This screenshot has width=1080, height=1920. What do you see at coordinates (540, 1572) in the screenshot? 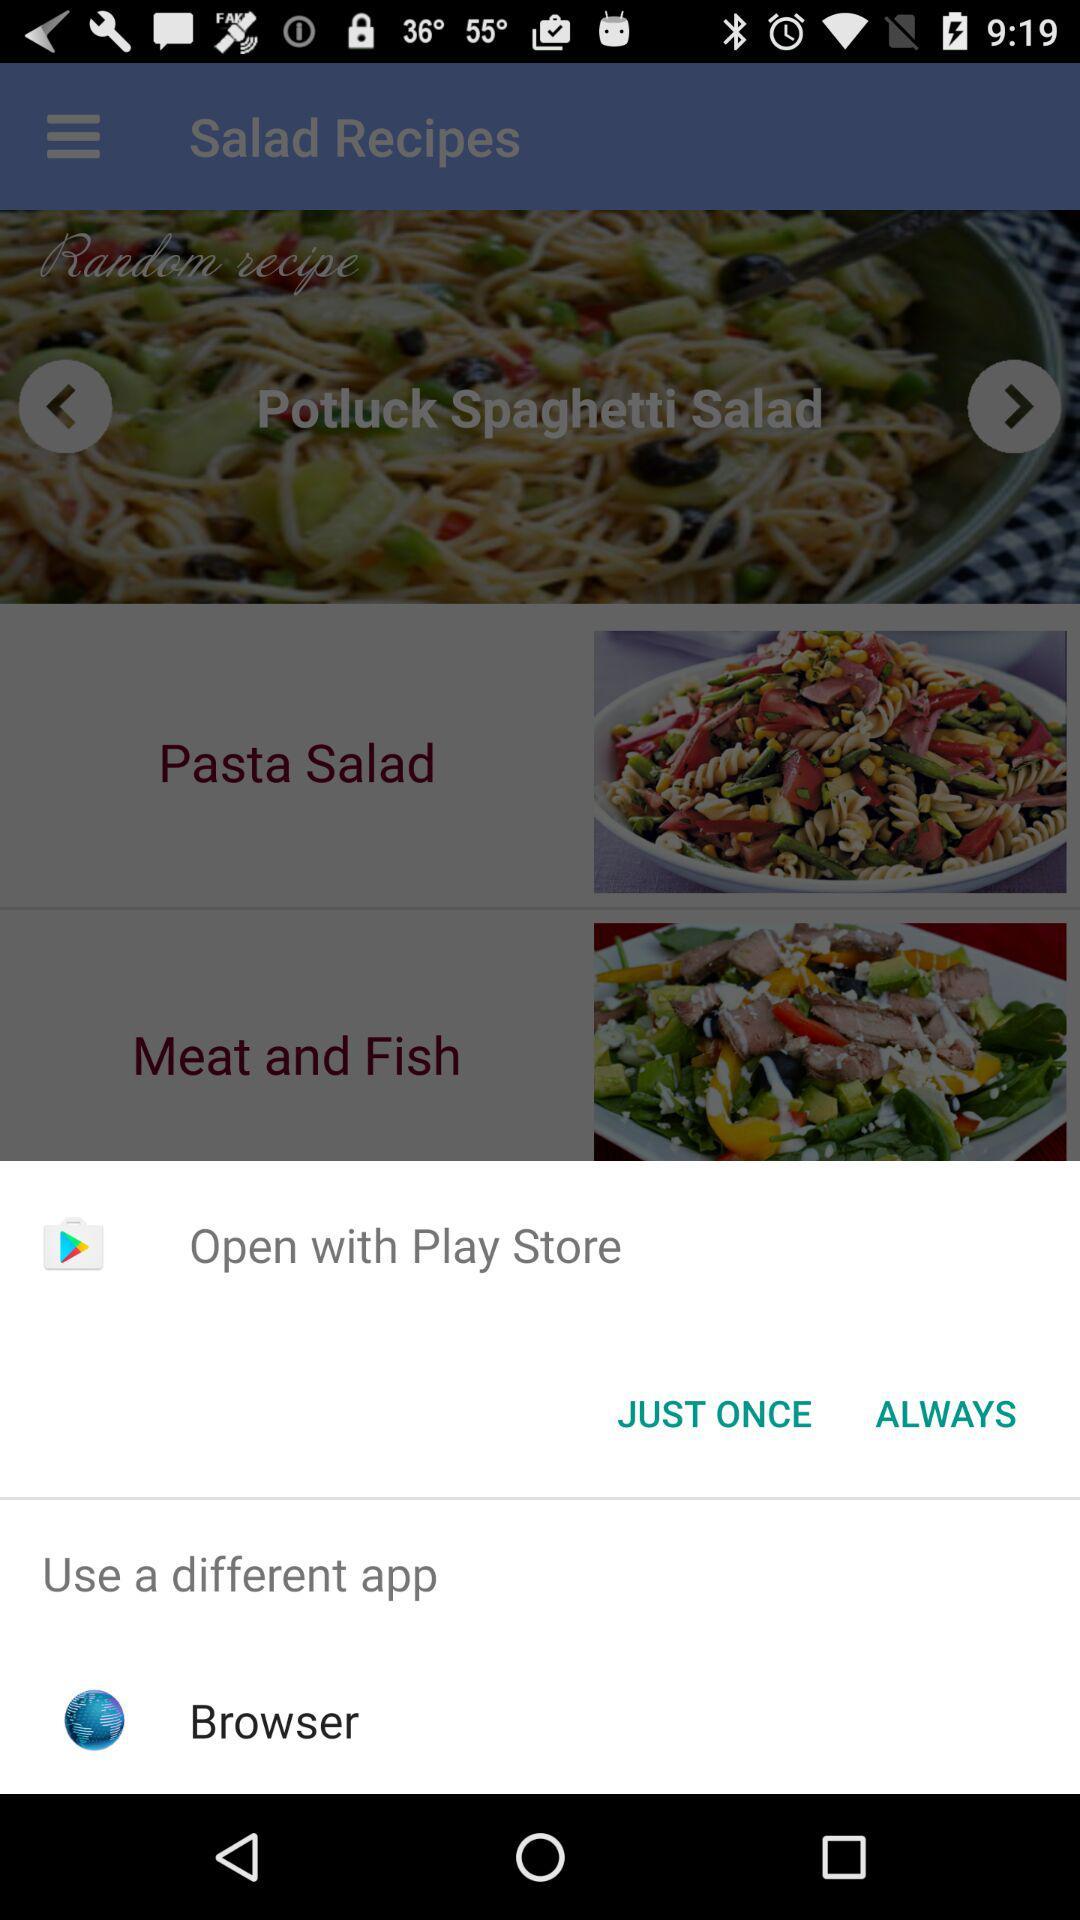
I see `the icon above browser` at bounding box center [540, 1572].